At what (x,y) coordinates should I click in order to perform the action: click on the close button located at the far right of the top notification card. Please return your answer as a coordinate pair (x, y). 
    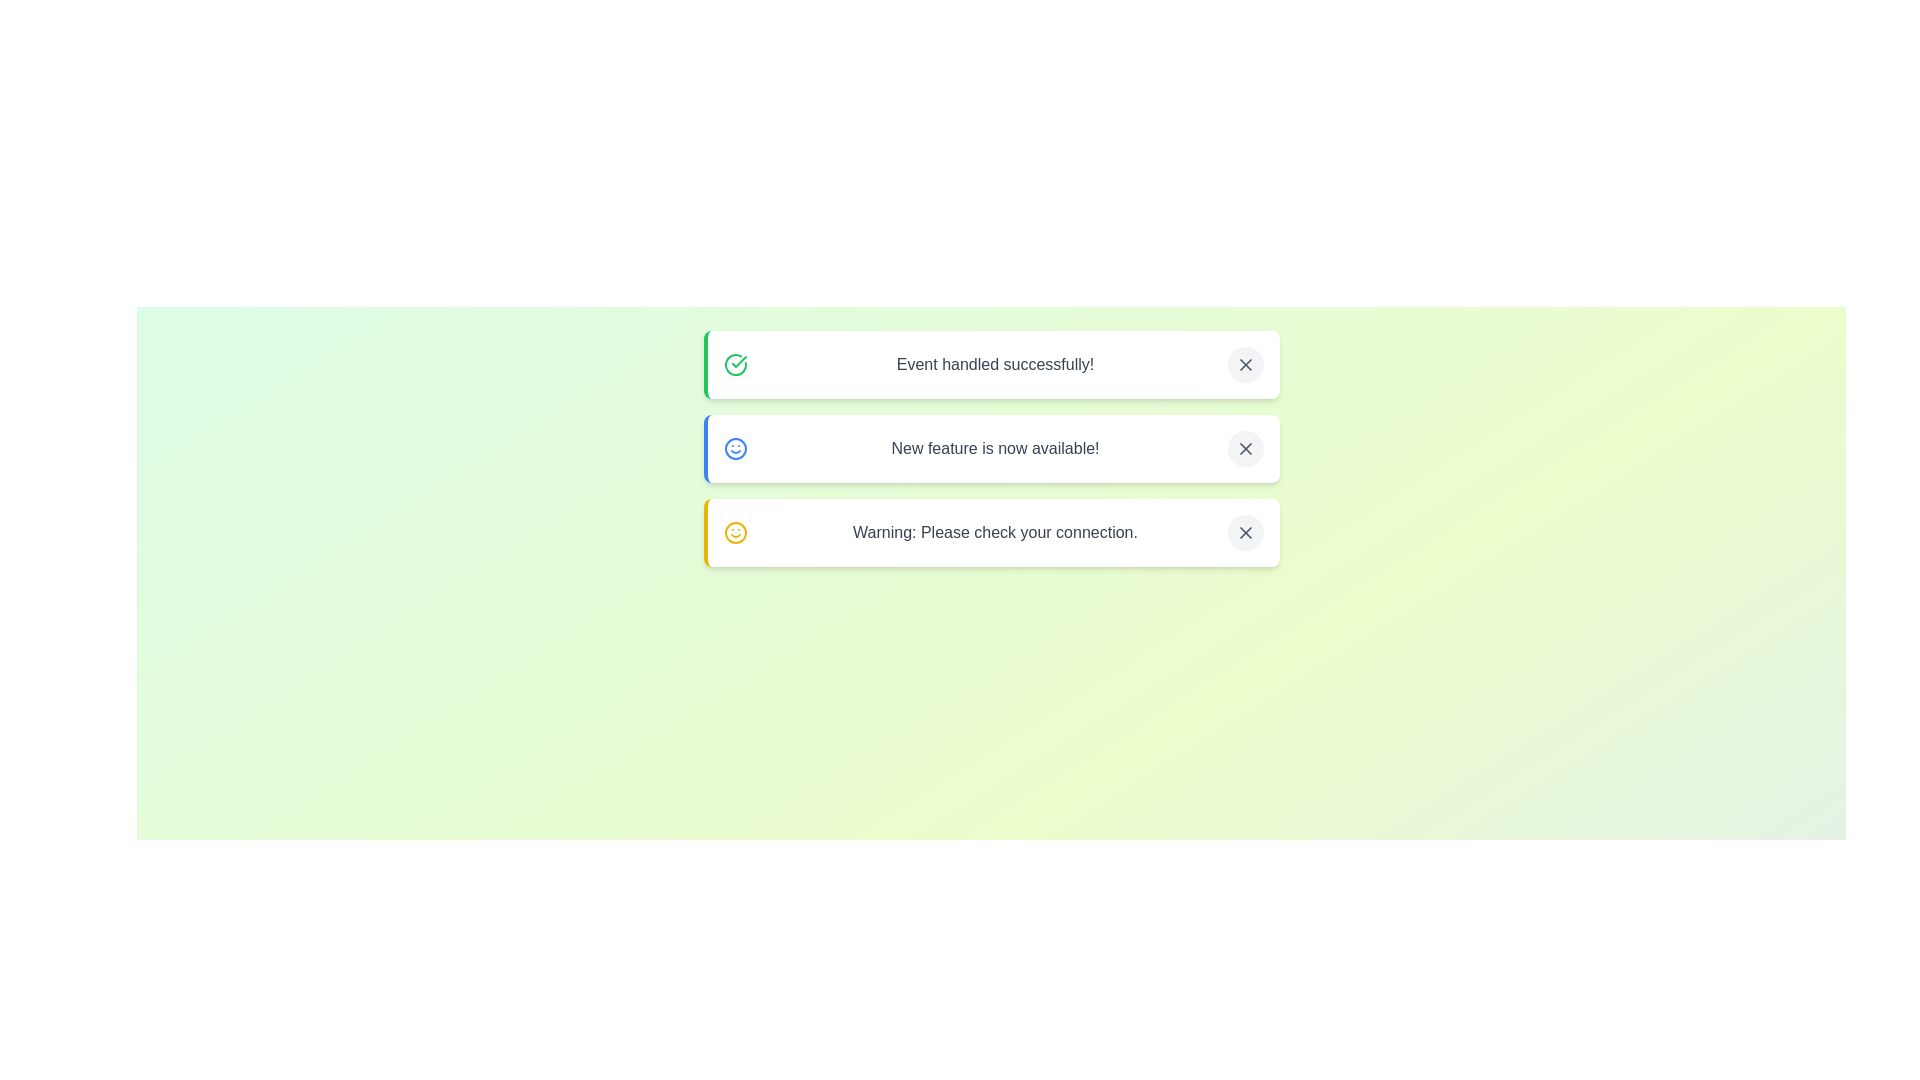
    Looking at the image, I should click on (1244, 365).